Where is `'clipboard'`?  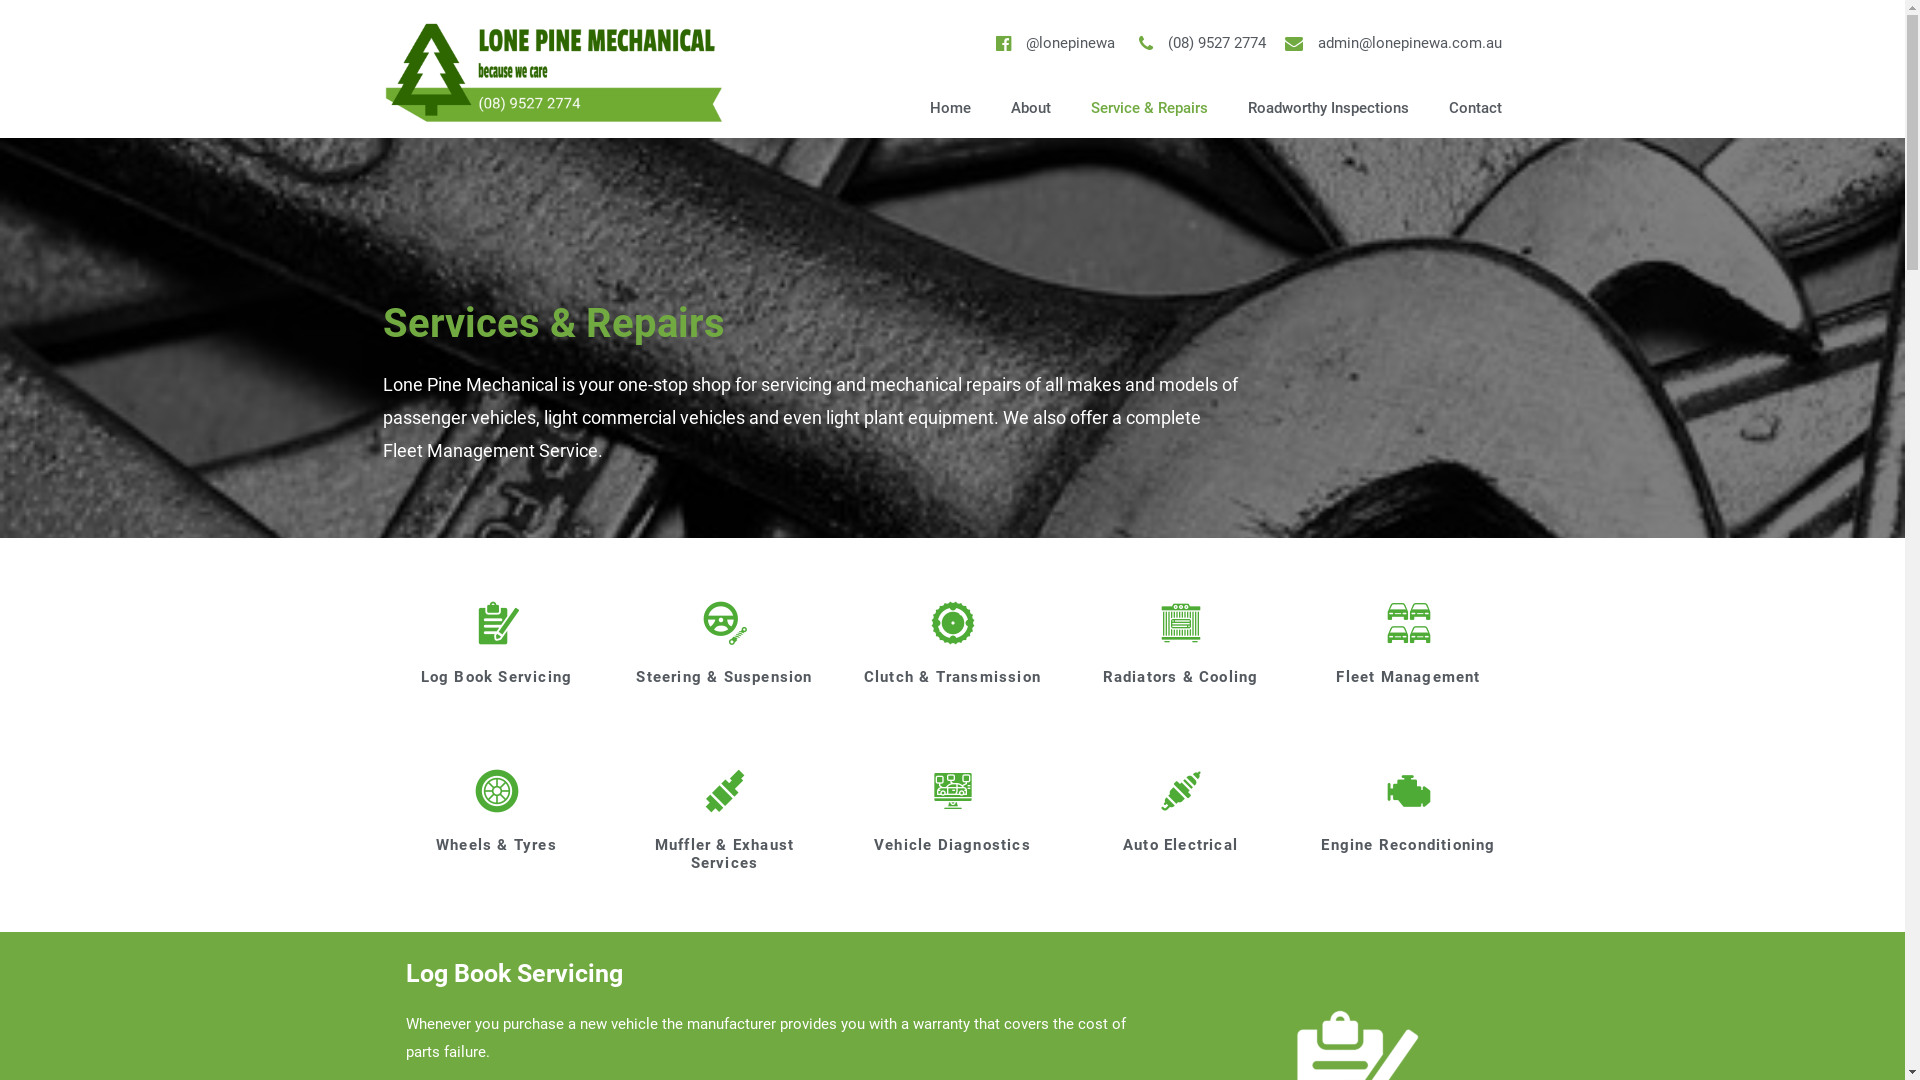
'clipboard' is located at coordinates (497, 622).